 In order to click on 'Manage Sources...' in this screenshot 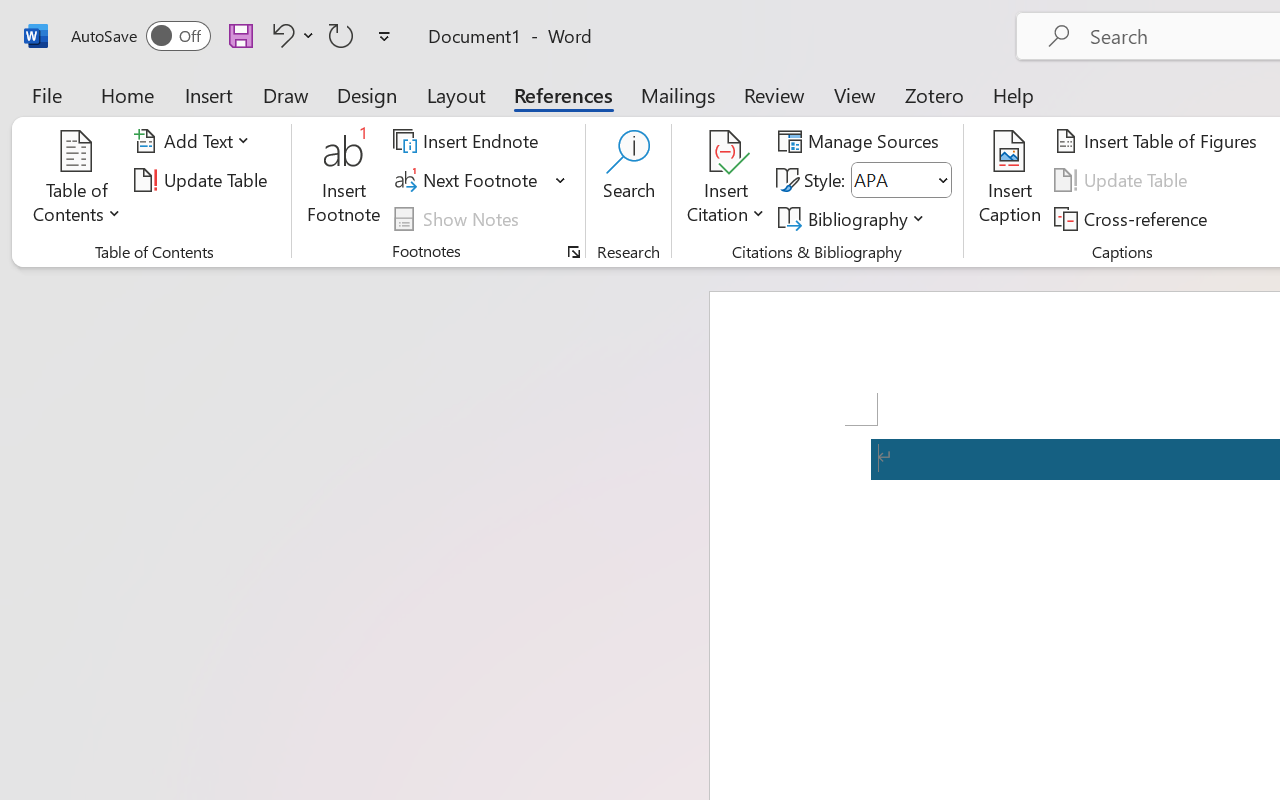, I will do `click(862, 141)`.